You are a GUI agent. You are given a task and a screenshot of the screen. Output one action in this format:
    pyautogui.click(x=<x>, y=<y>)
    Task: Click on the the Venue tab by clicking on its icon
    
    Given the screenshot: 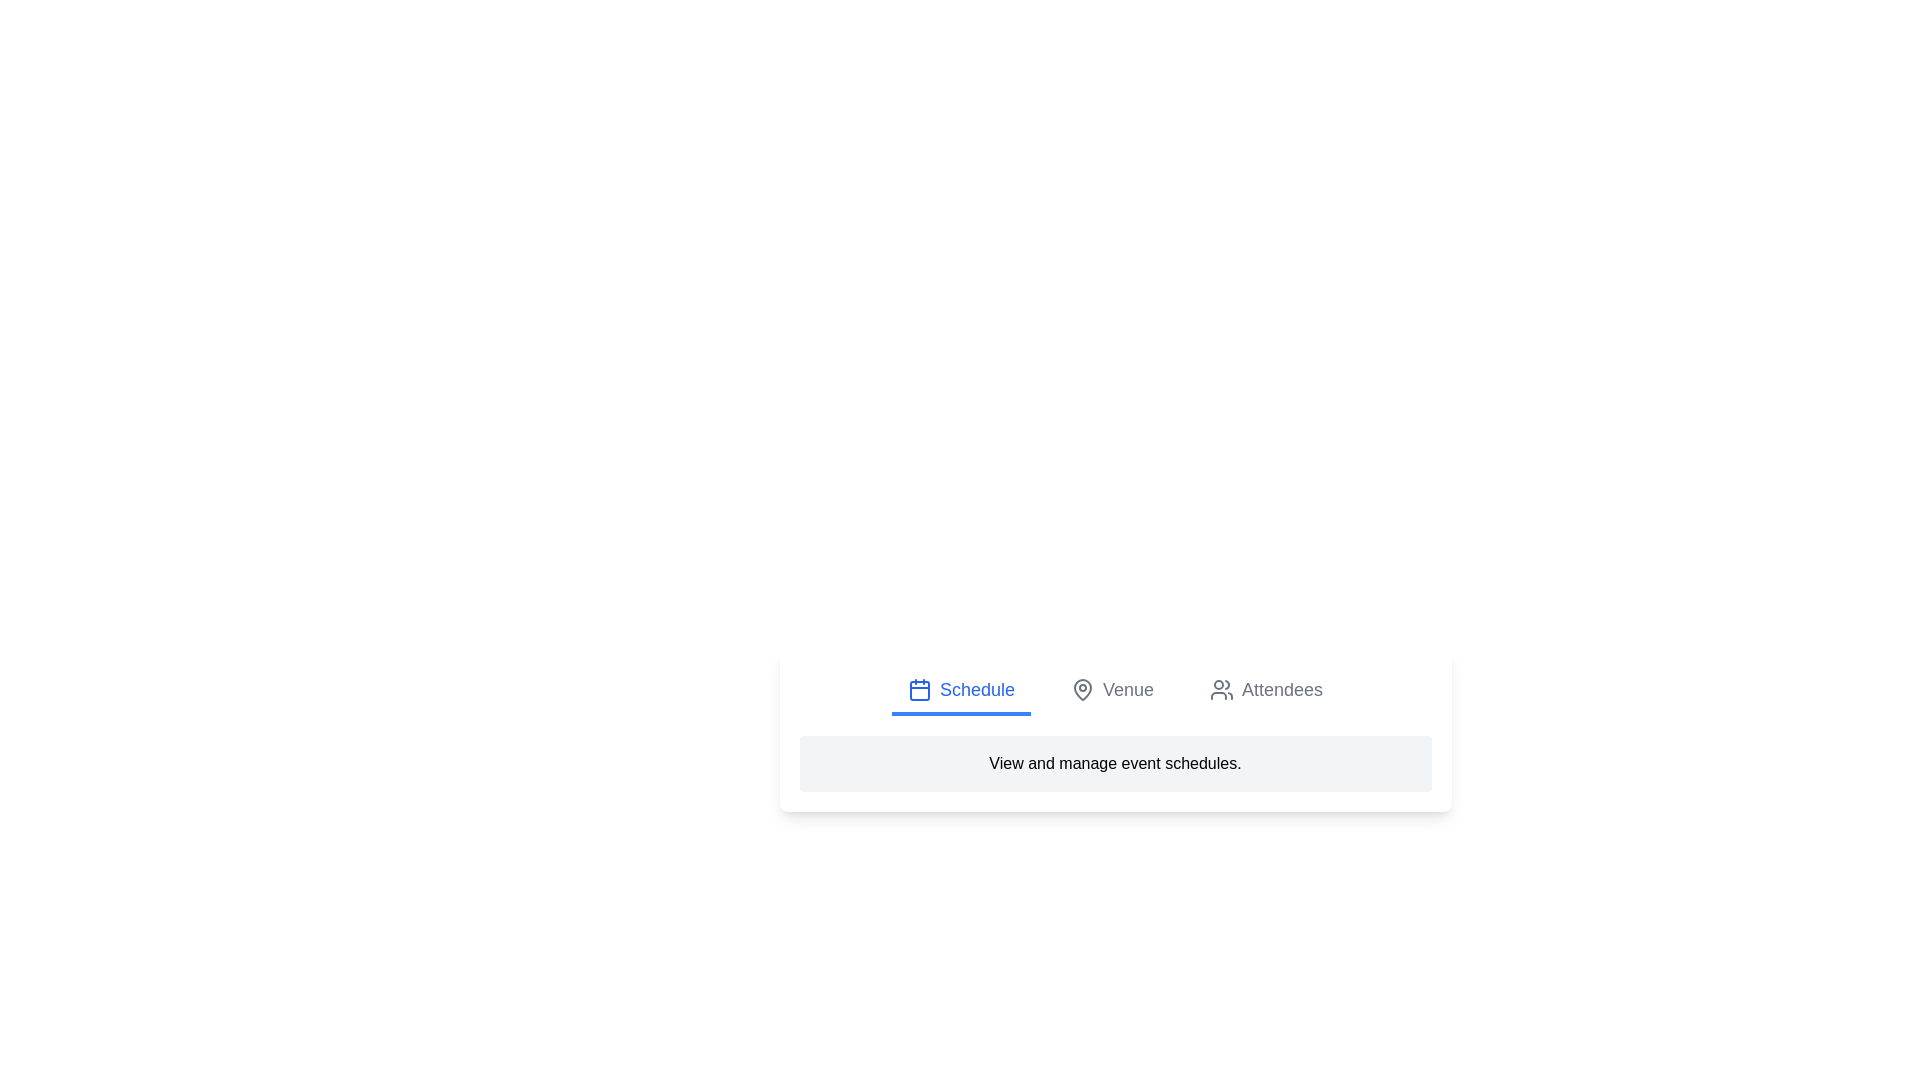 What is the action you would take?
    pyautogui.click(x=1081, y=689)
    